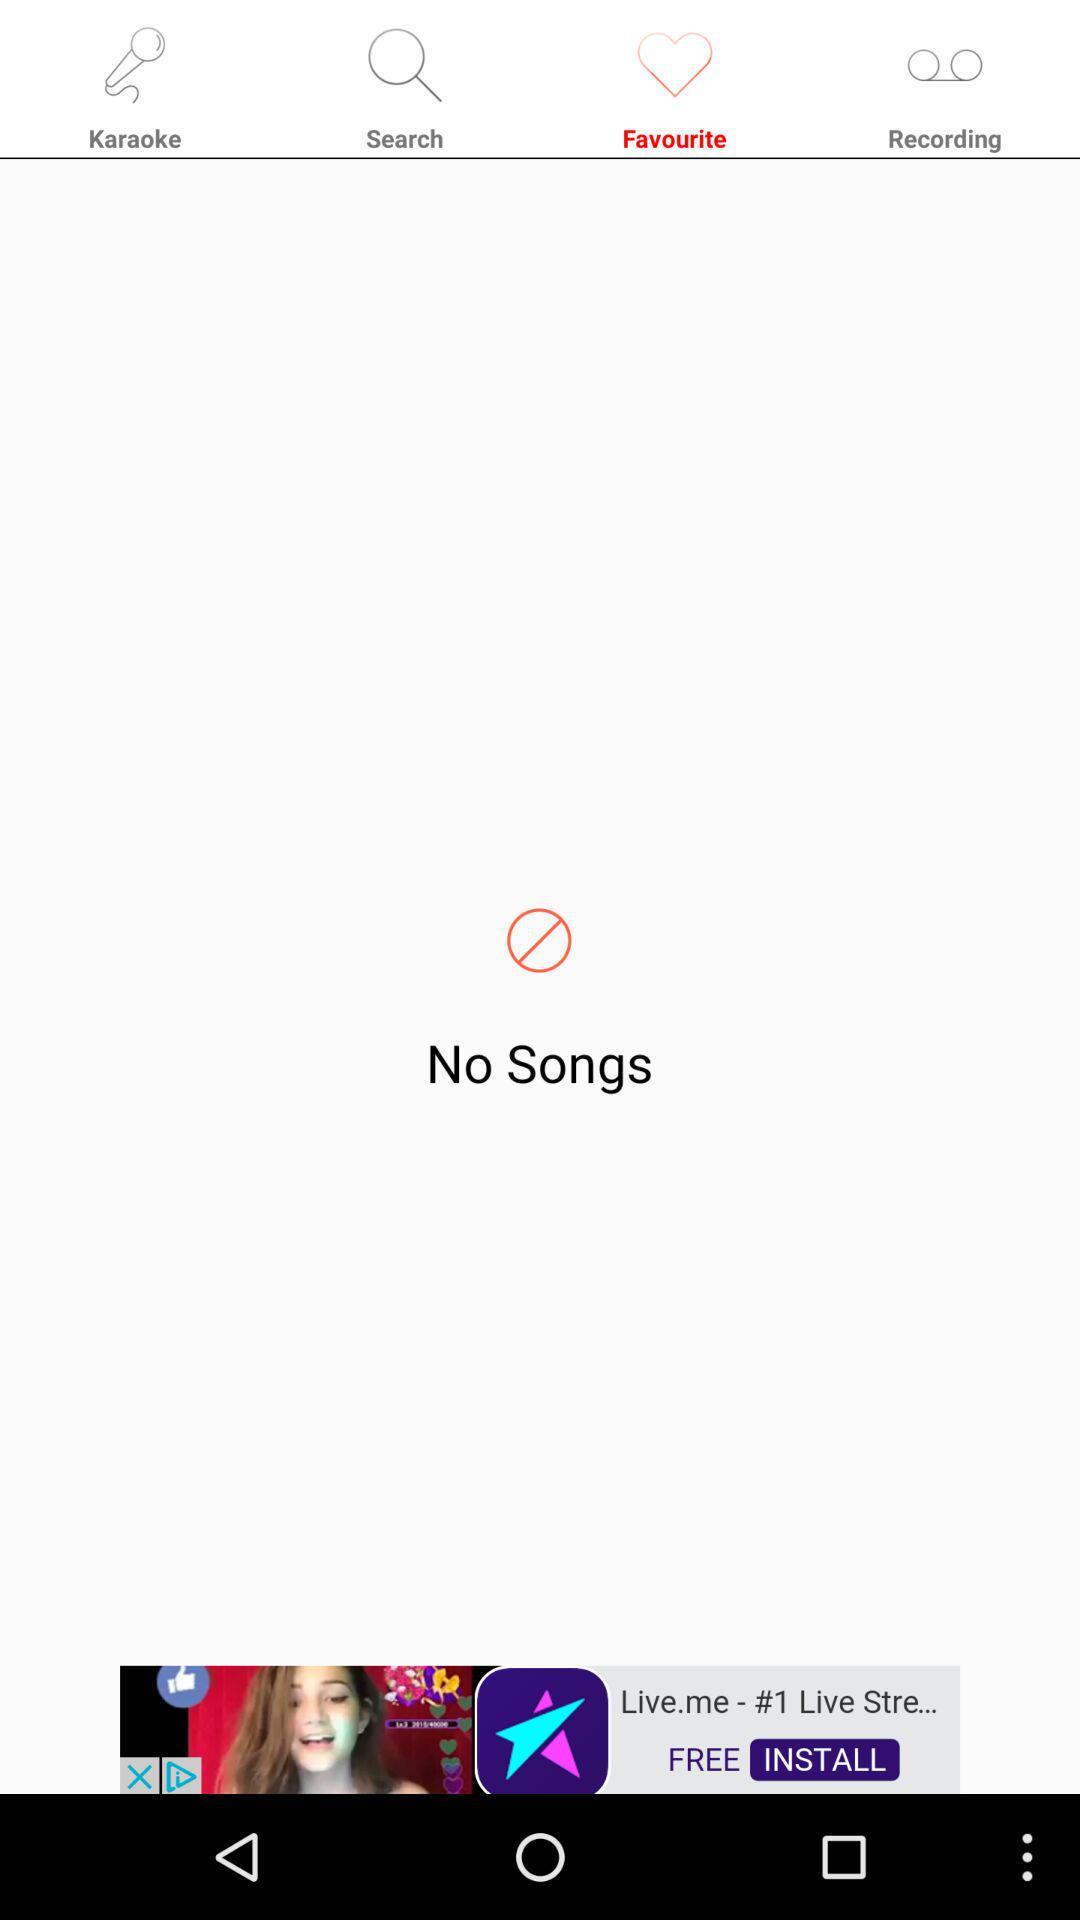  What do you see at coordinates (540, 1727) in the screenshot?
I see `open this advertisement` at bounding box center [540, 1727].